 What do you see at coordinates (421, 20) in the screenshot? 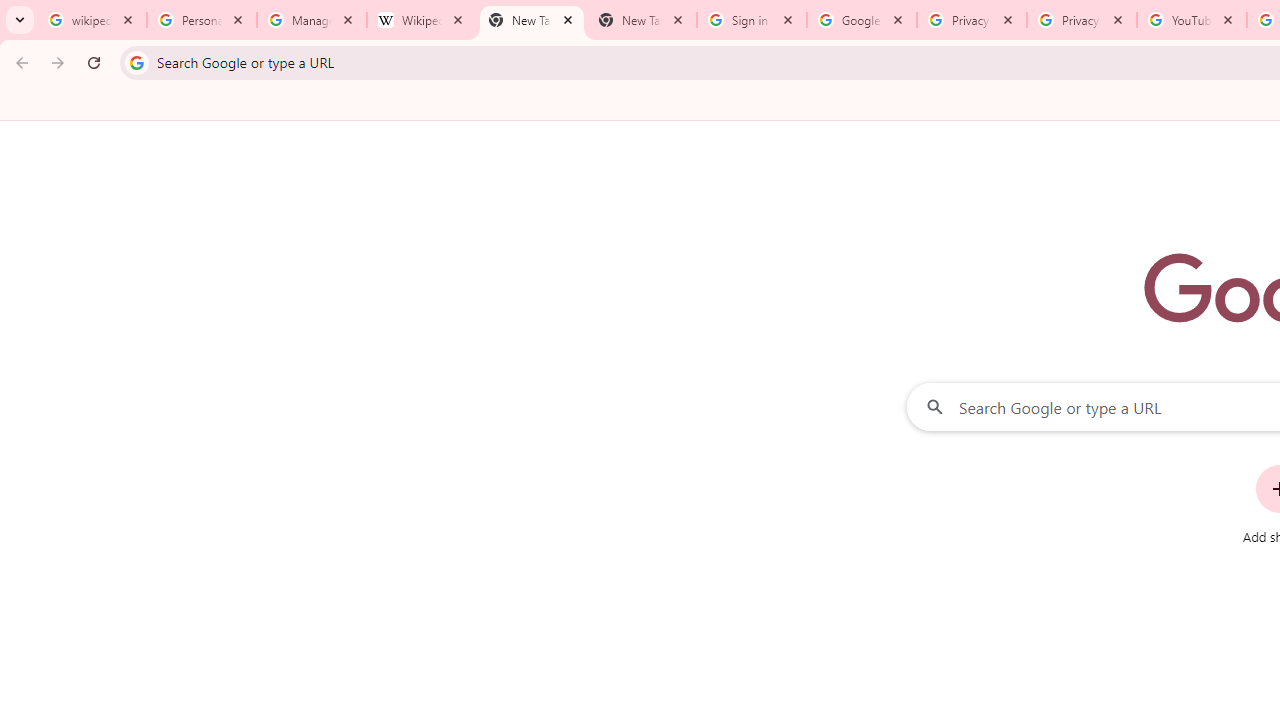
I see `'Wikipedia:Edit requests - Wikipedia'` at bounding box center [421, 20].